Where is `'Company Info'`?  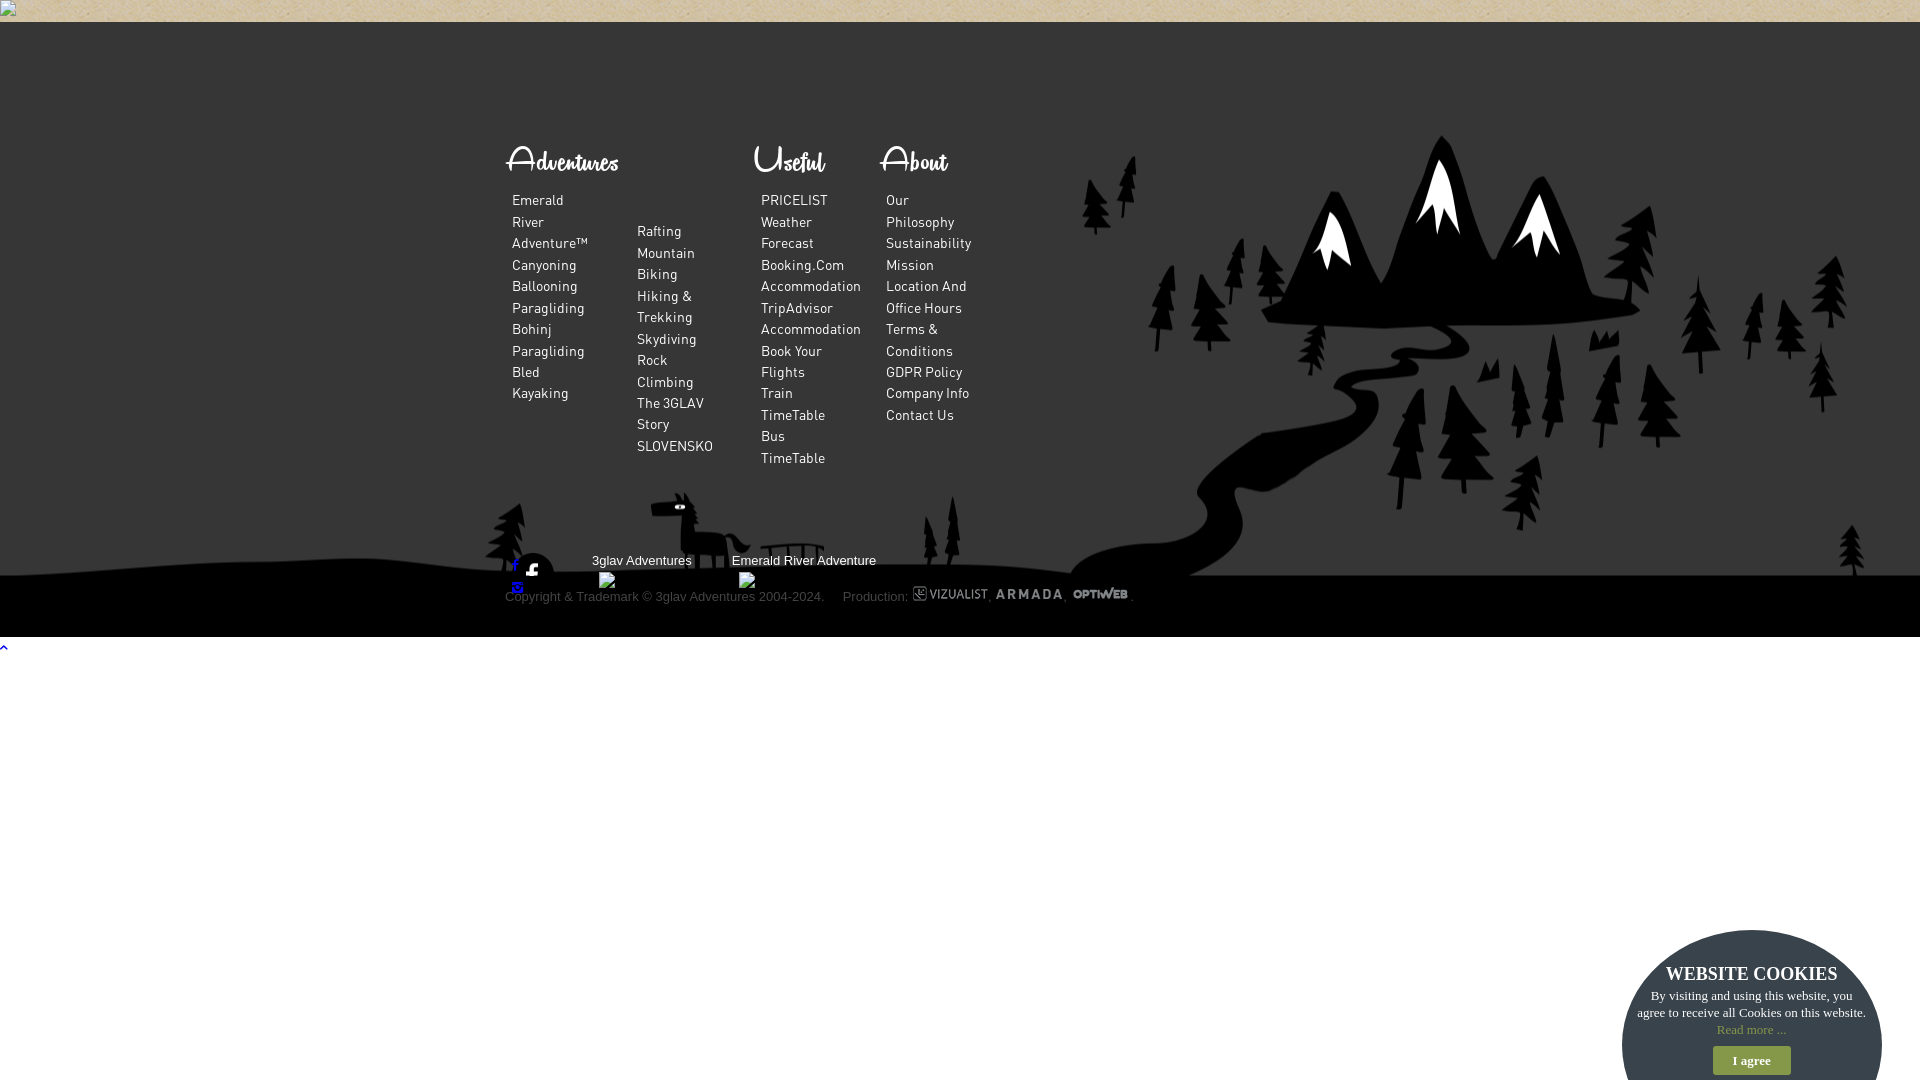
'Company Info' is located at coordinates (885, 392).